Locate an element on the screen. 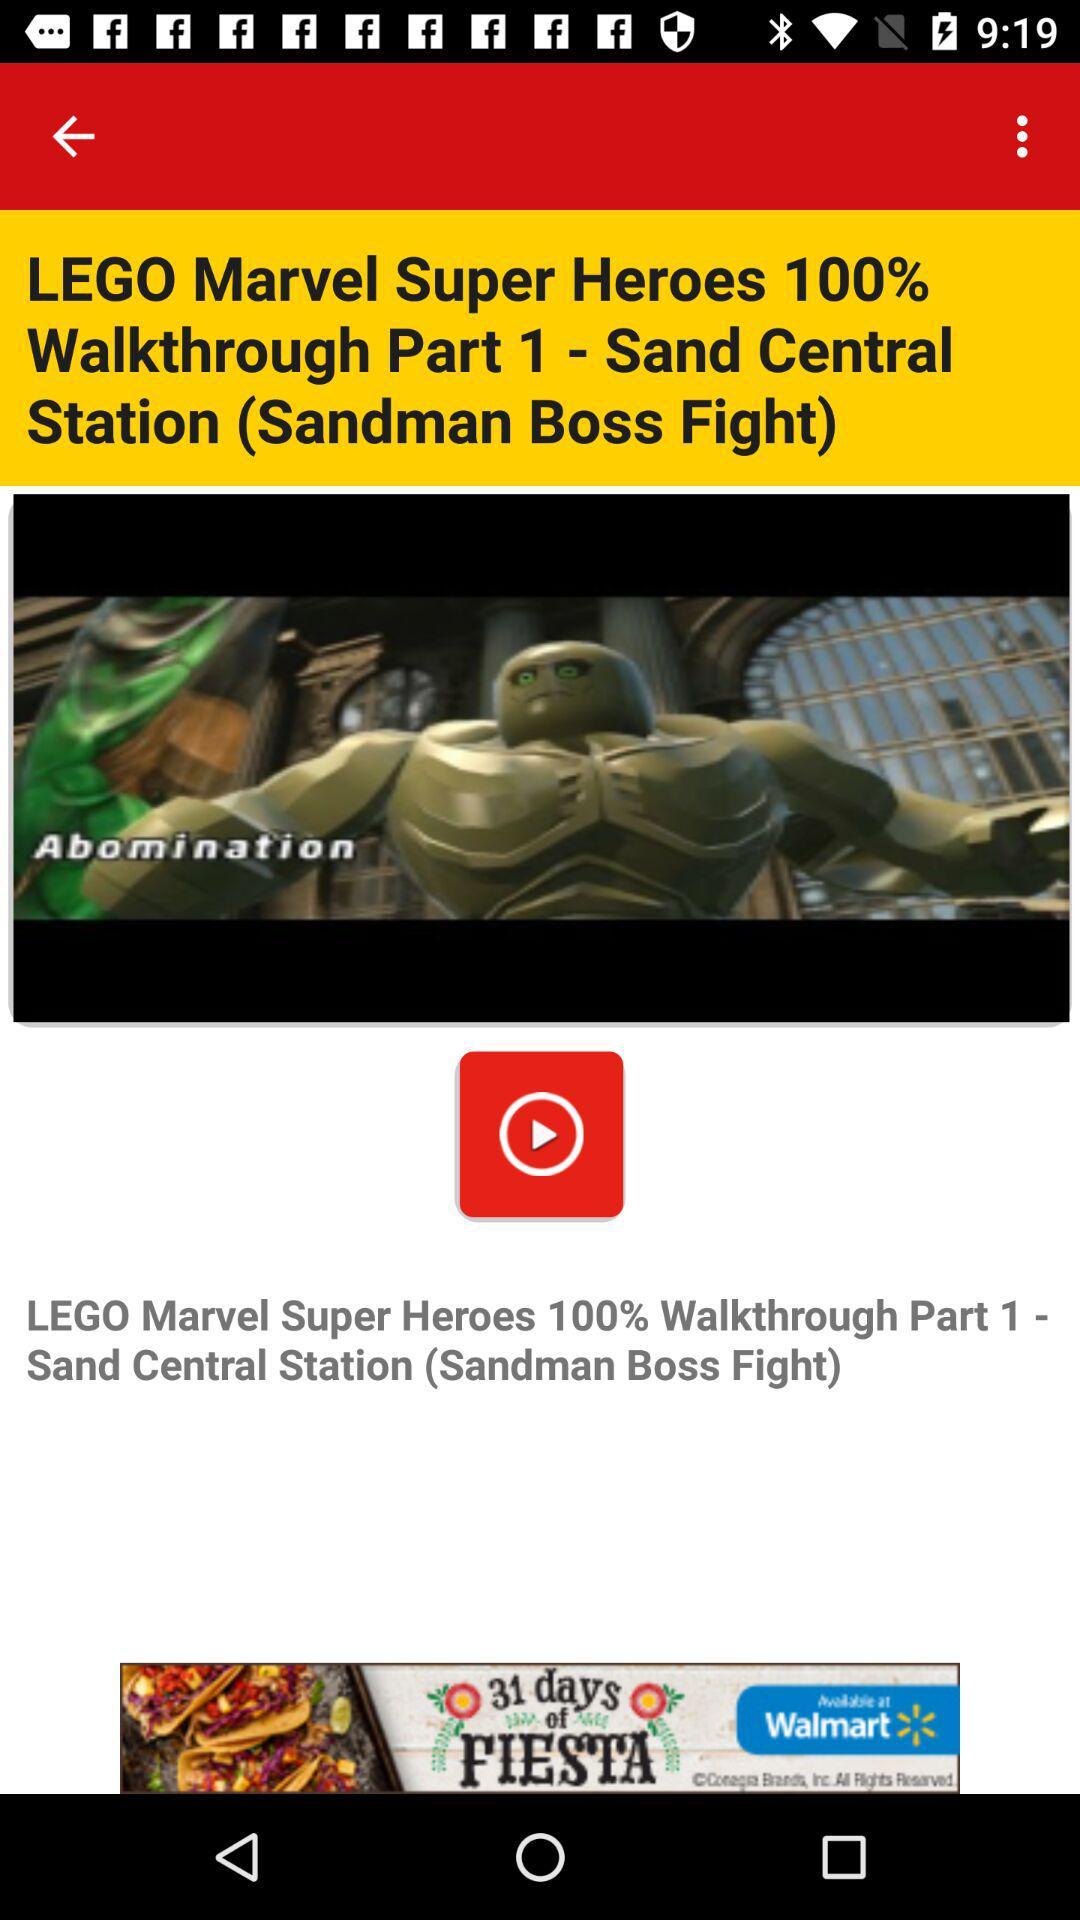  the play icon is located at coordinates (541, 1133).